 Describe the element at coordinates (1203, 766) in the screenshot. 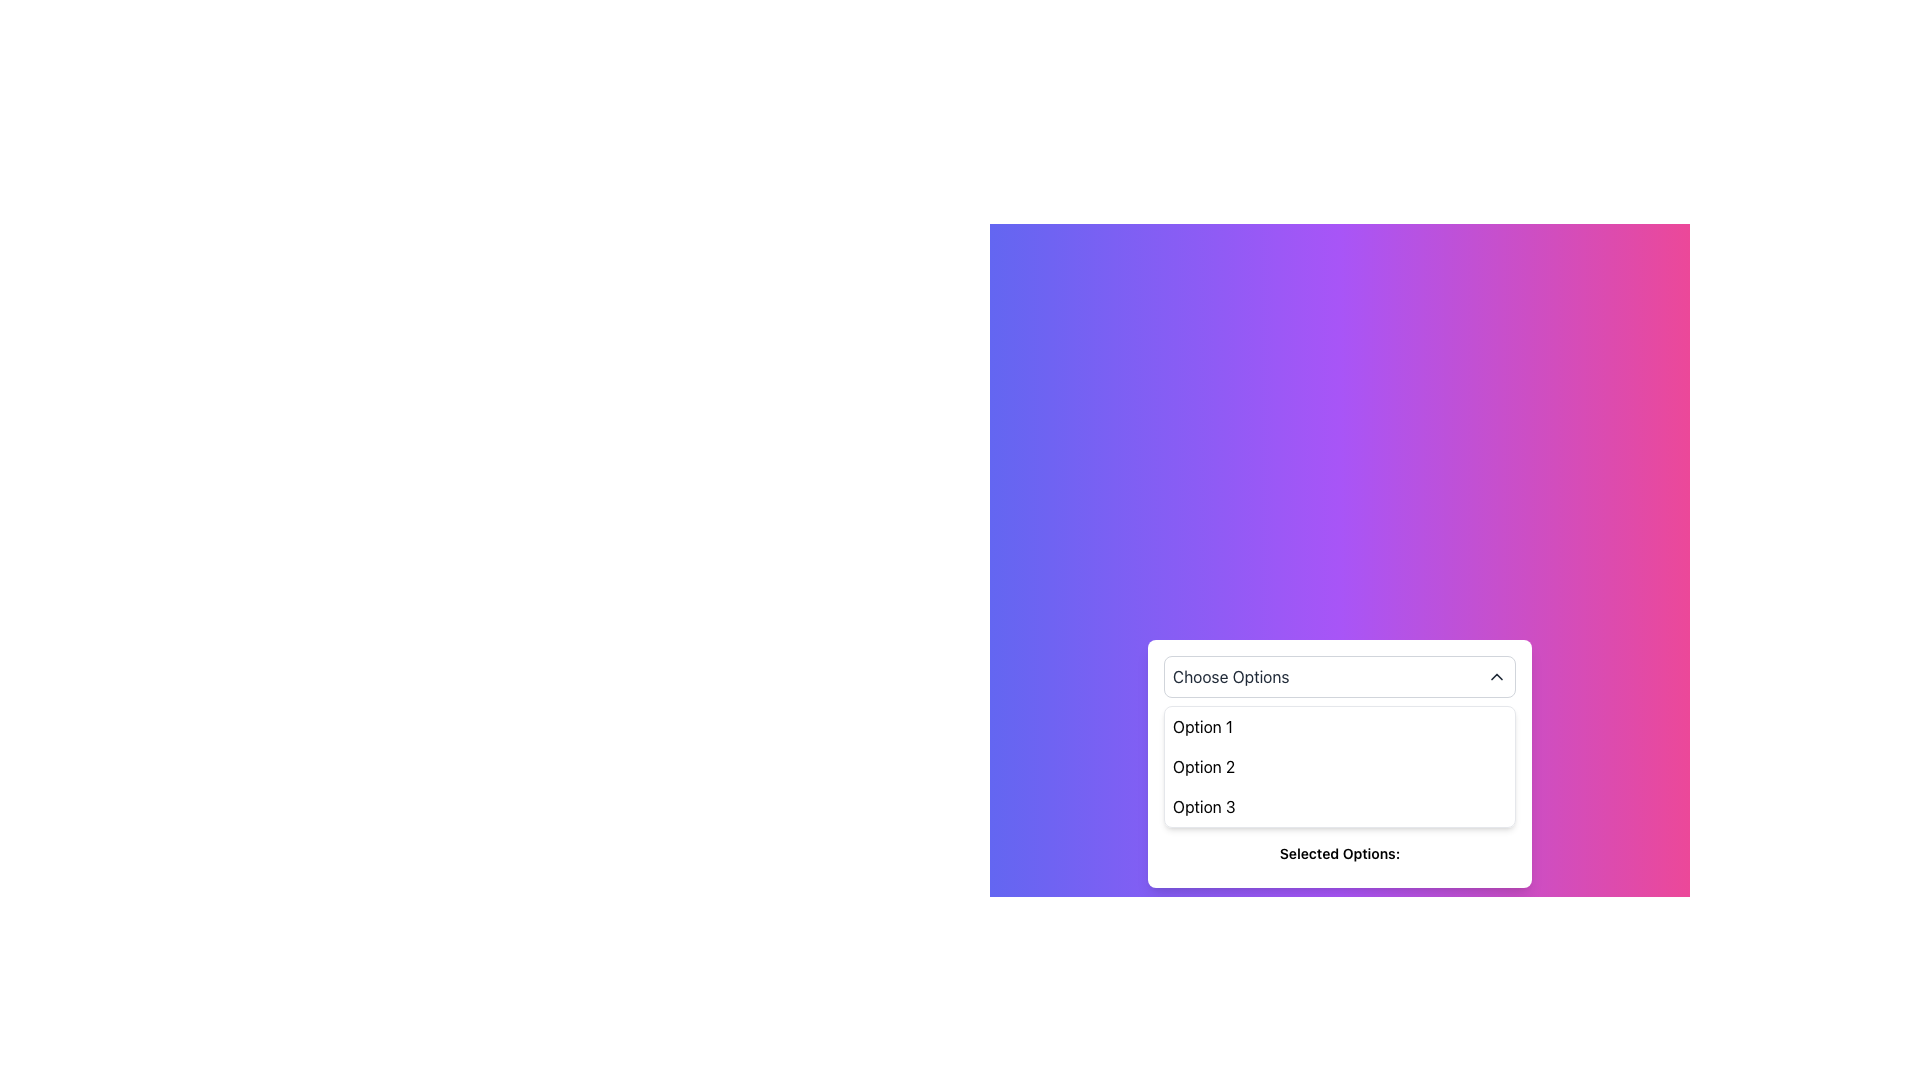

I see `the 'Option 2' text item in the dropdown menu` at that location.